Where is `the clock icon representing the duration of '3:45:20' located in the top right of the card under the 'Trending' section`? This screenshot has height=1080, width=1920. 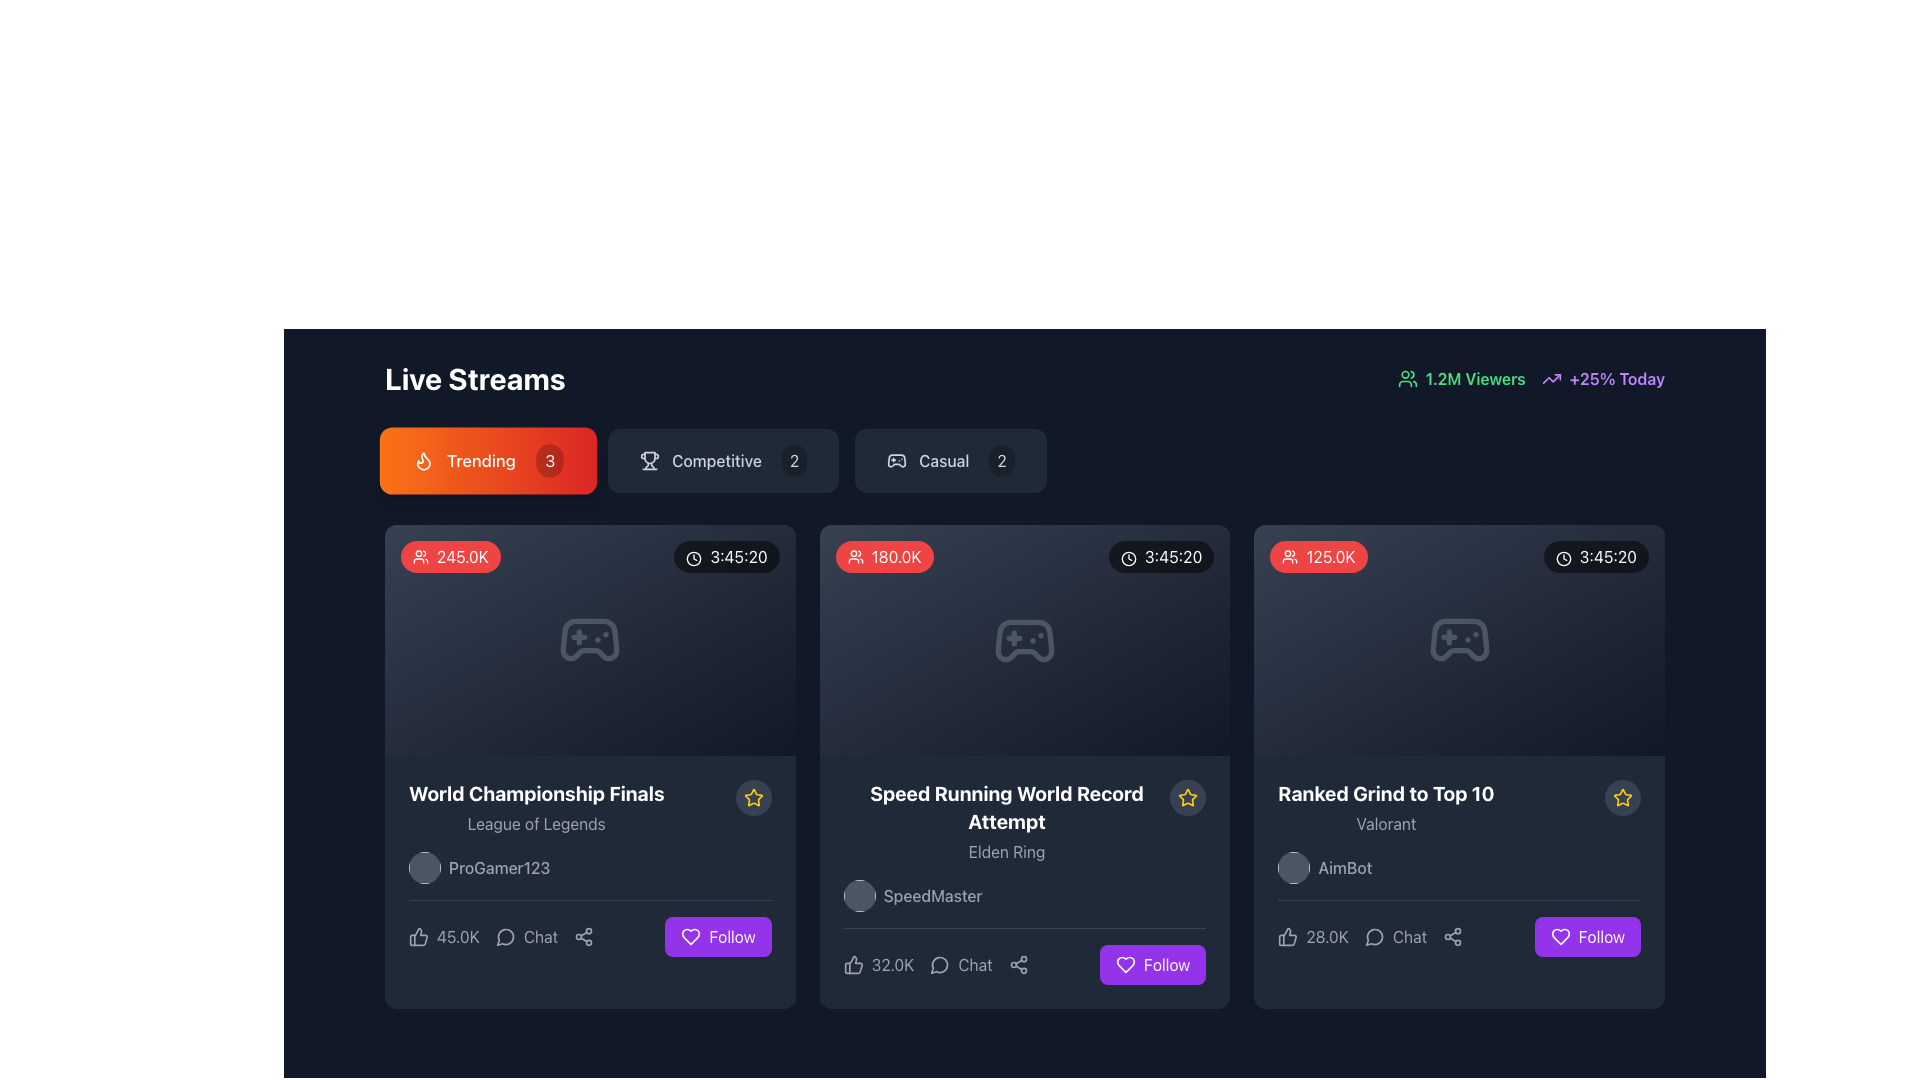
the clock icon representing the duration of '3:45:20' located in the top right of the card under the 'Trending' section is located at coordinates (694, 558).